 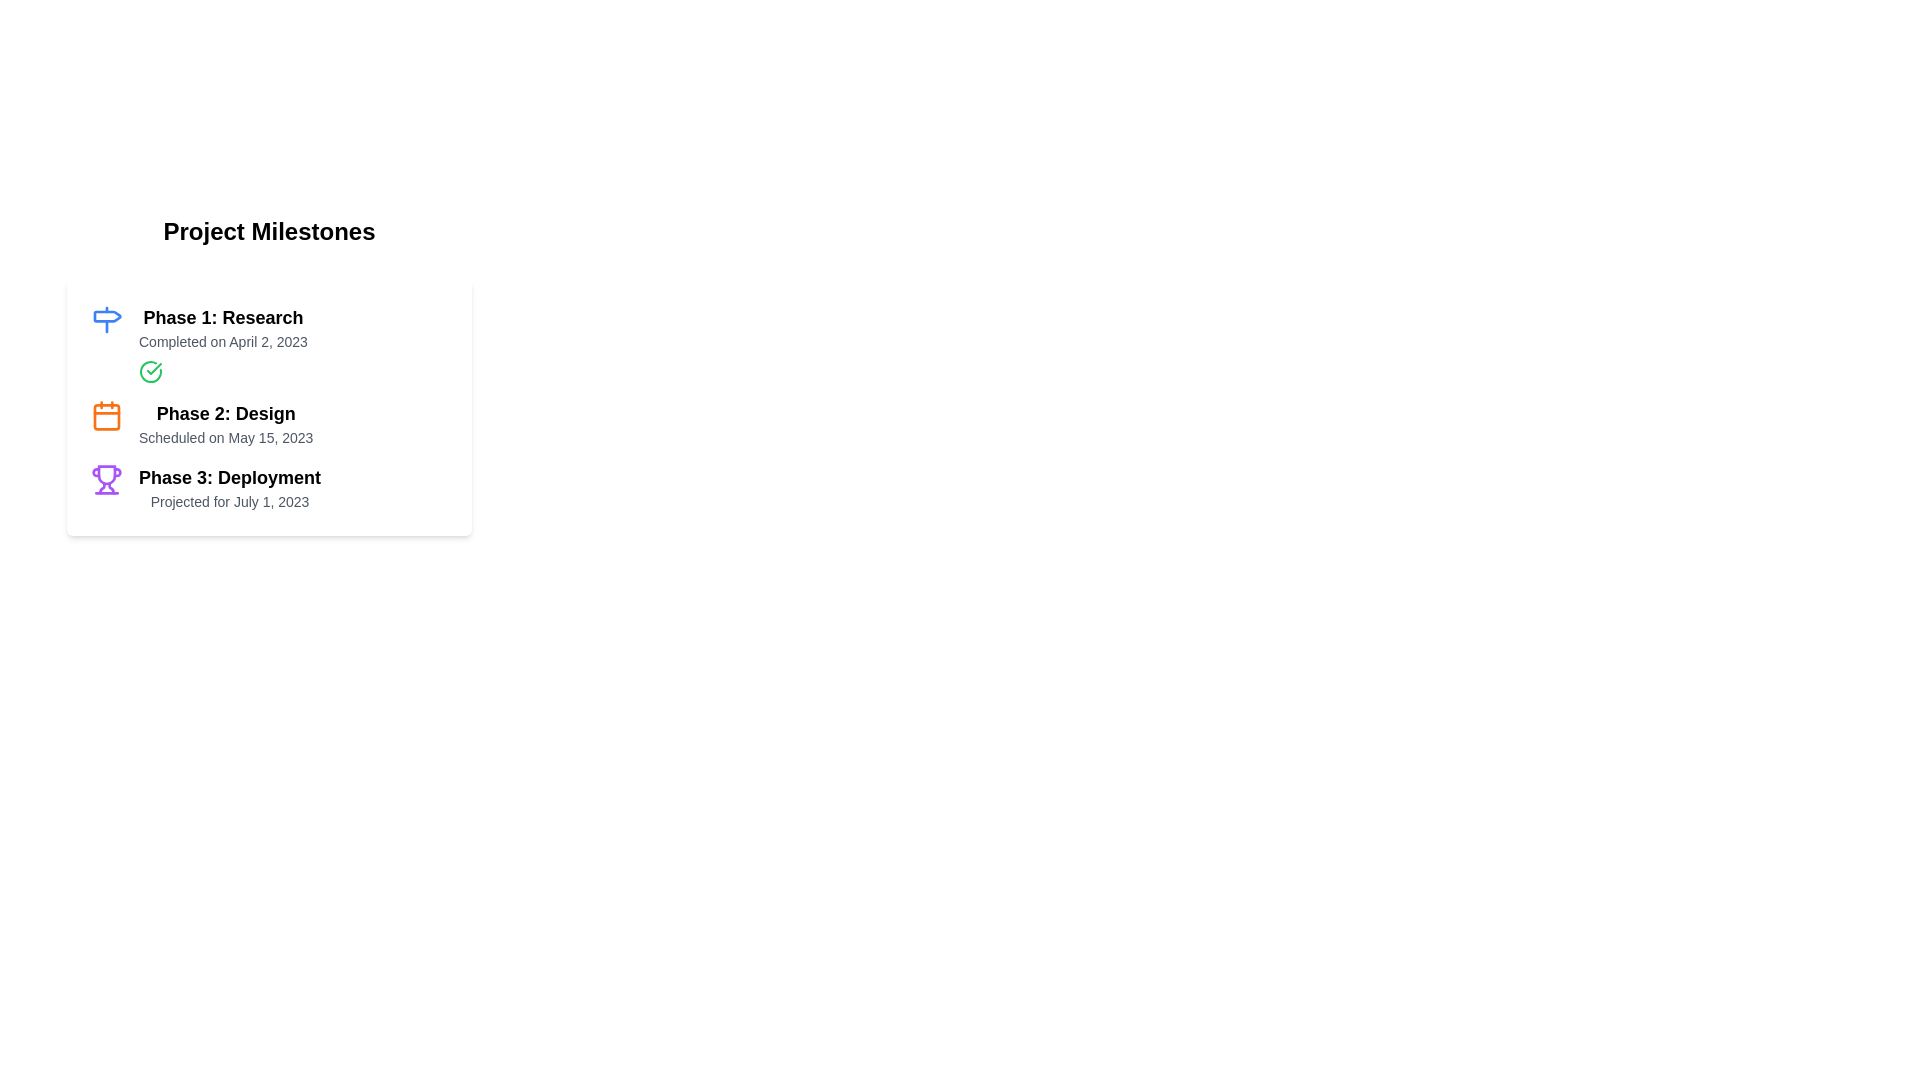 I want to click on the central component of the trophy icon representing the cup's main body, which is part of a purple-colored SVG icon within the 'Phase 3: Deployment' list item, so click(x=105, y=474).